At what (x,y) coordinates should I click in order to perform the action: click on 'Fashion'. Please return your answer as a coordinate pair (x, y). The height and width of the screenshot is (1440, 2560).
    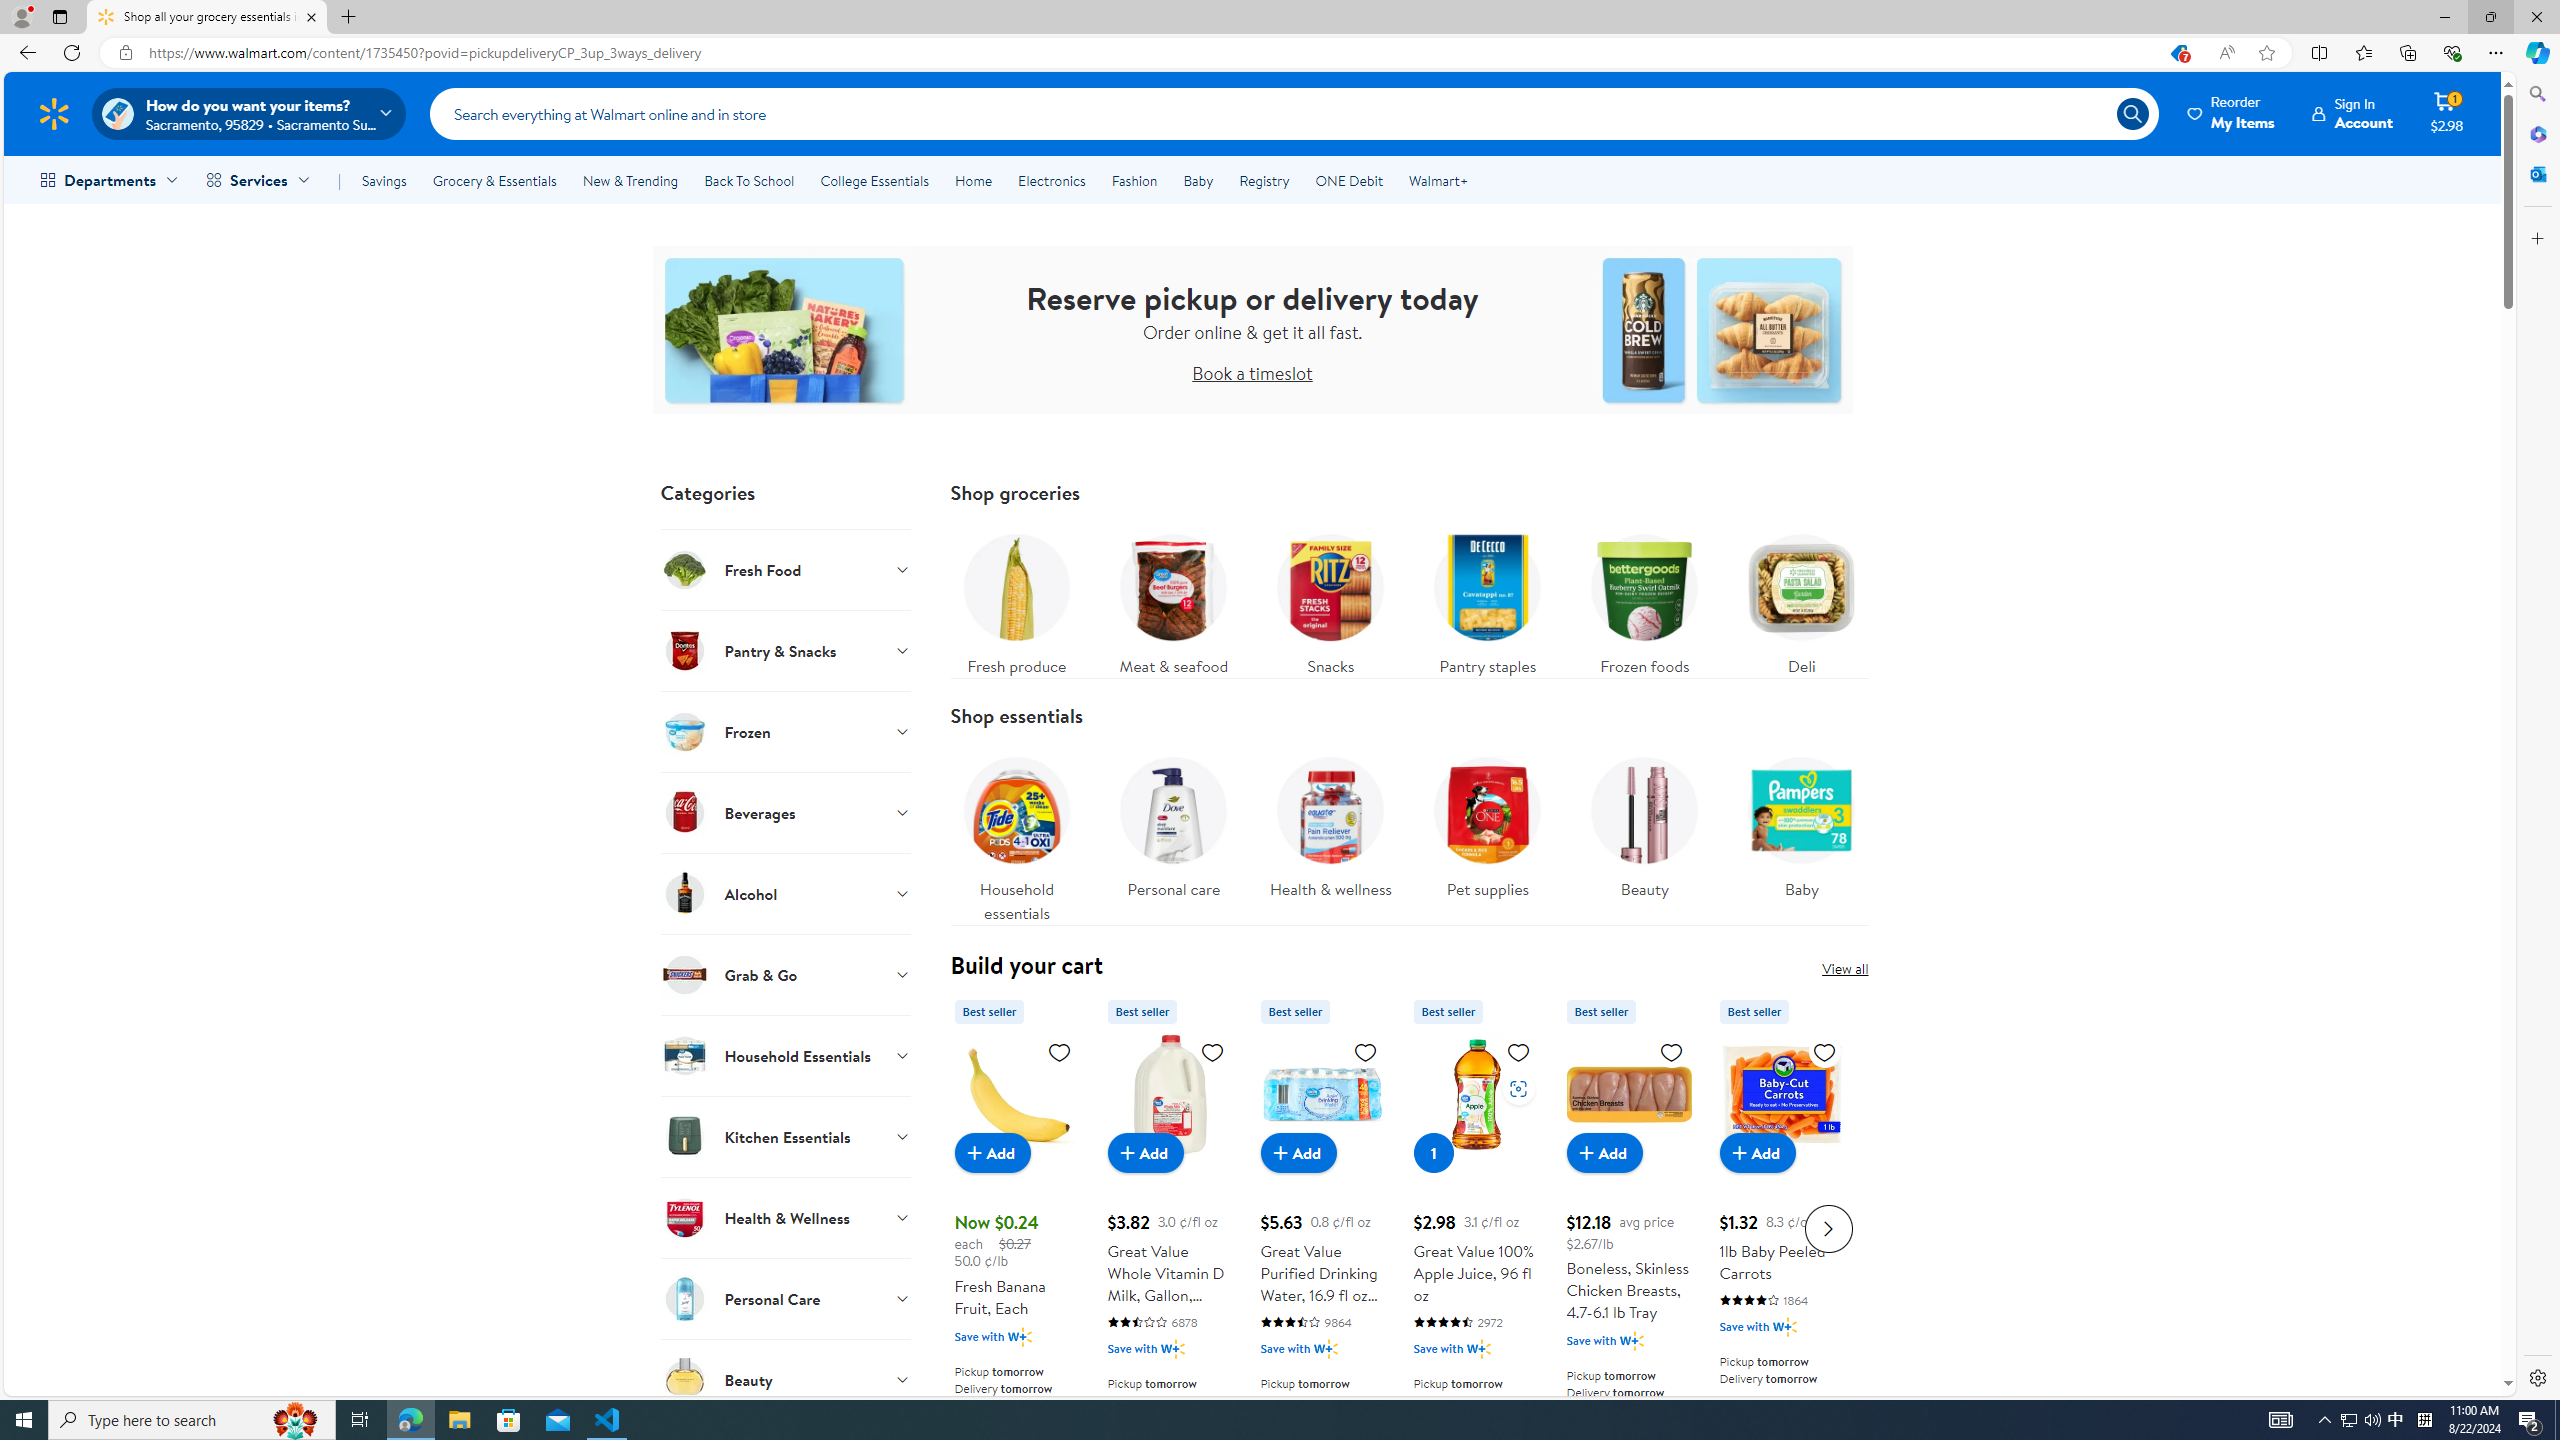
    Looking at the image, I should click on (1133, 180).